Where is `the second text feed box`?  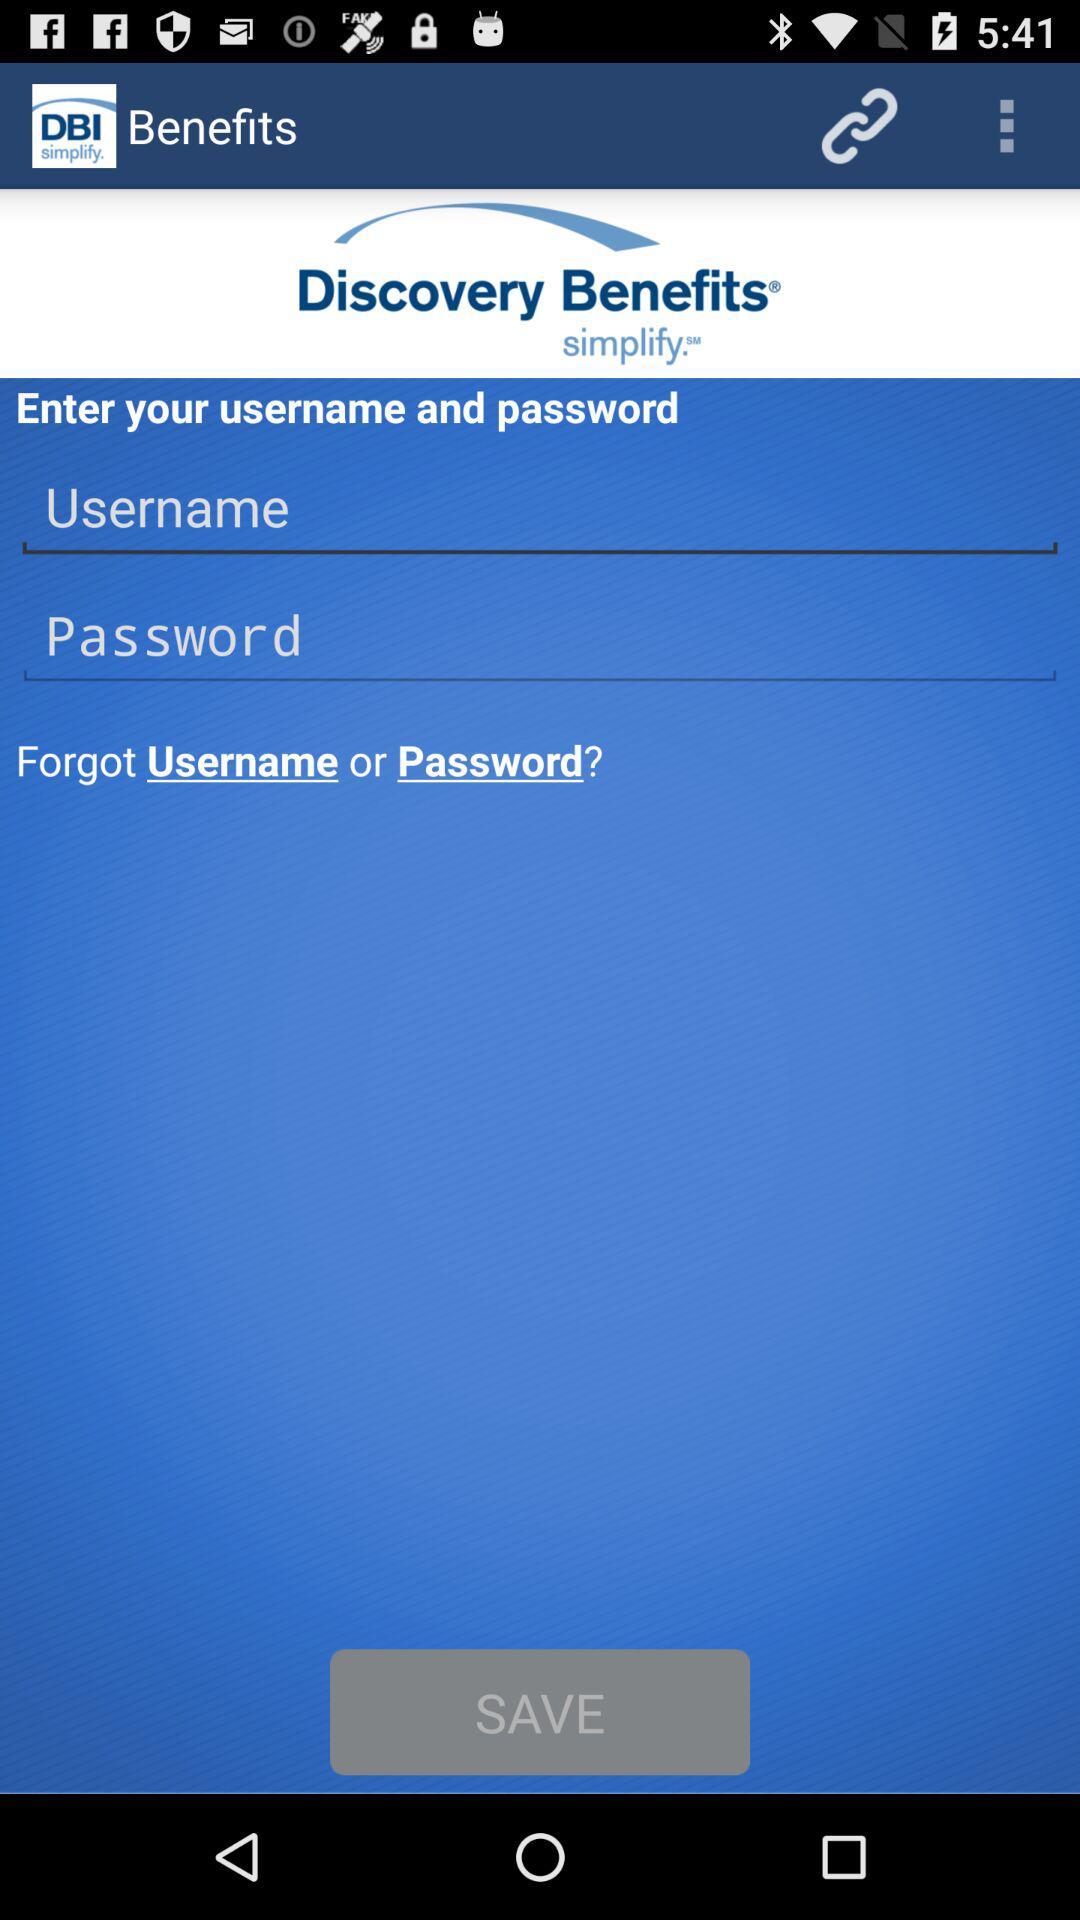 the second text feed box is located at coordinates (540, 634).